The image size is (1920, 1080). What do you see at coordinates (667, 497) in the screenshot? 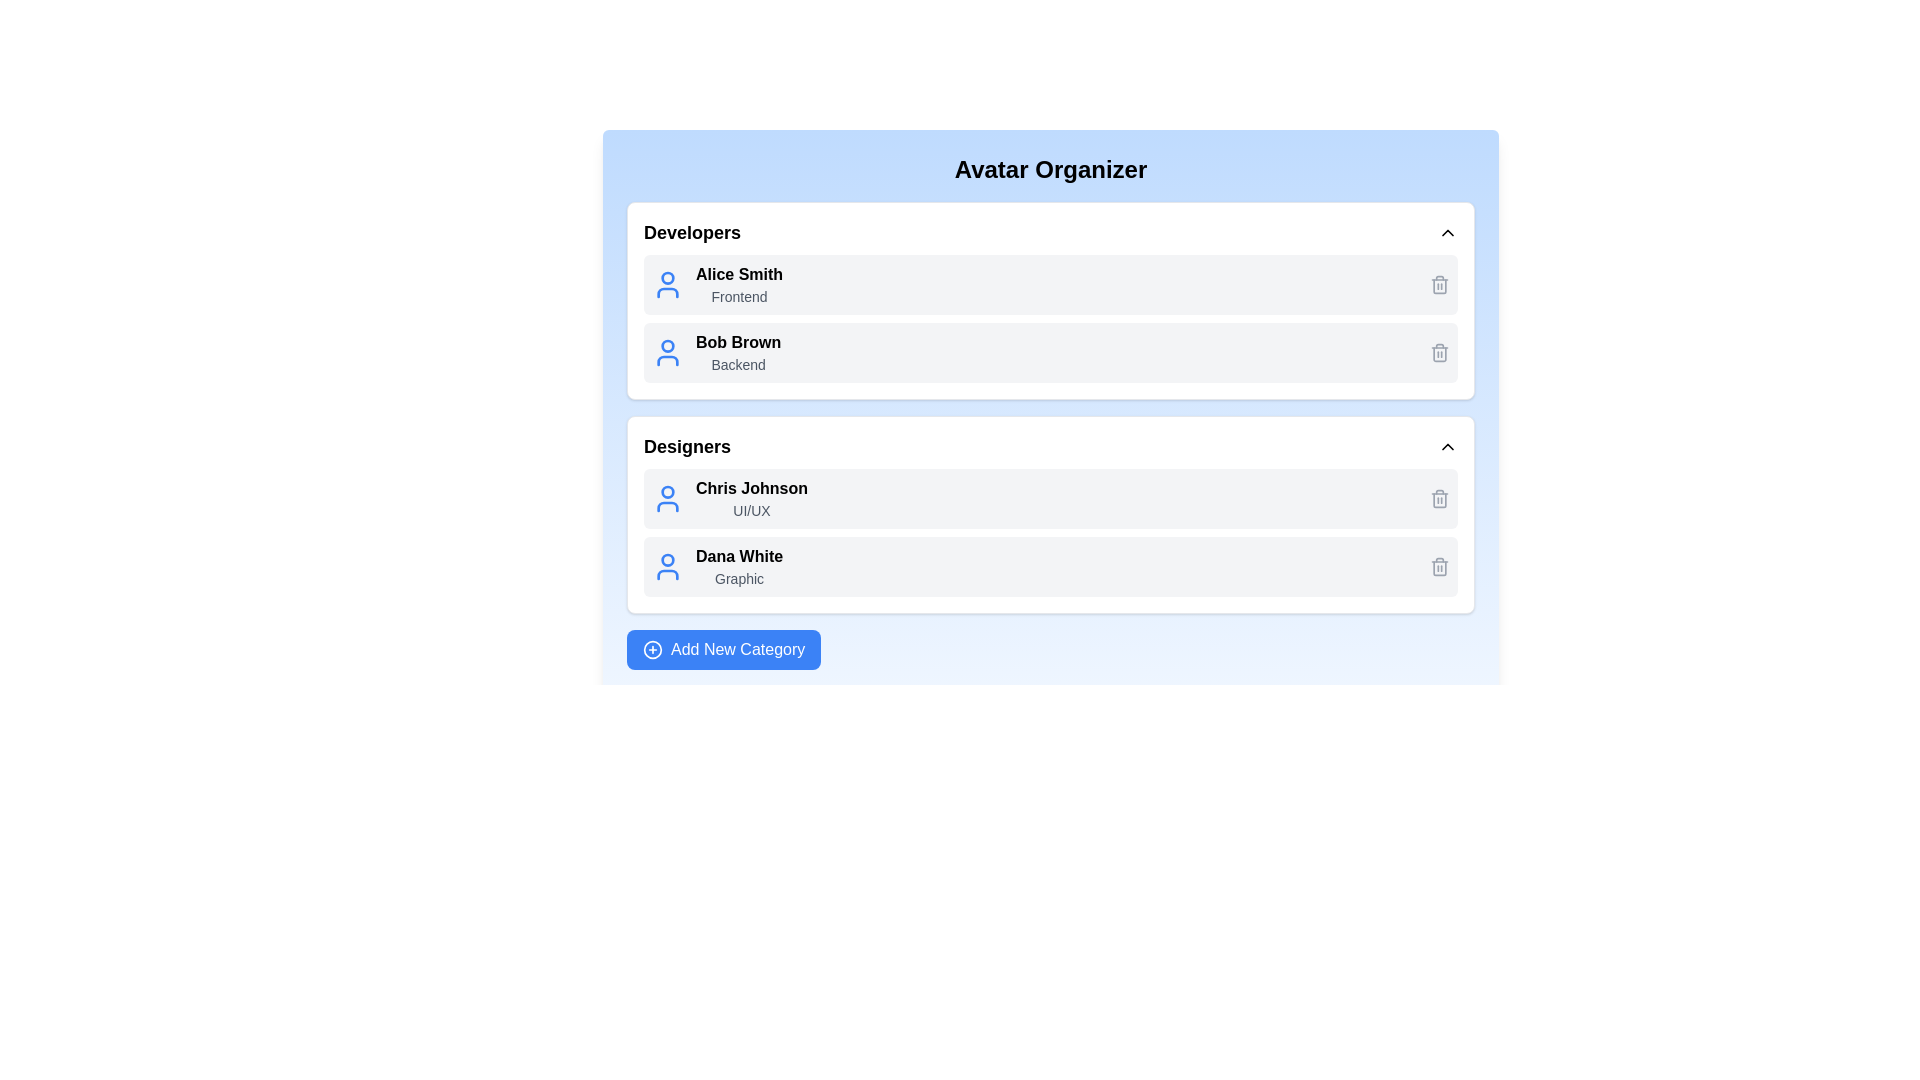
I see `the circular user profile icon with a blue outline representing 'Chris Johnson' in the Designers category section` at bounding box center [667, 497].